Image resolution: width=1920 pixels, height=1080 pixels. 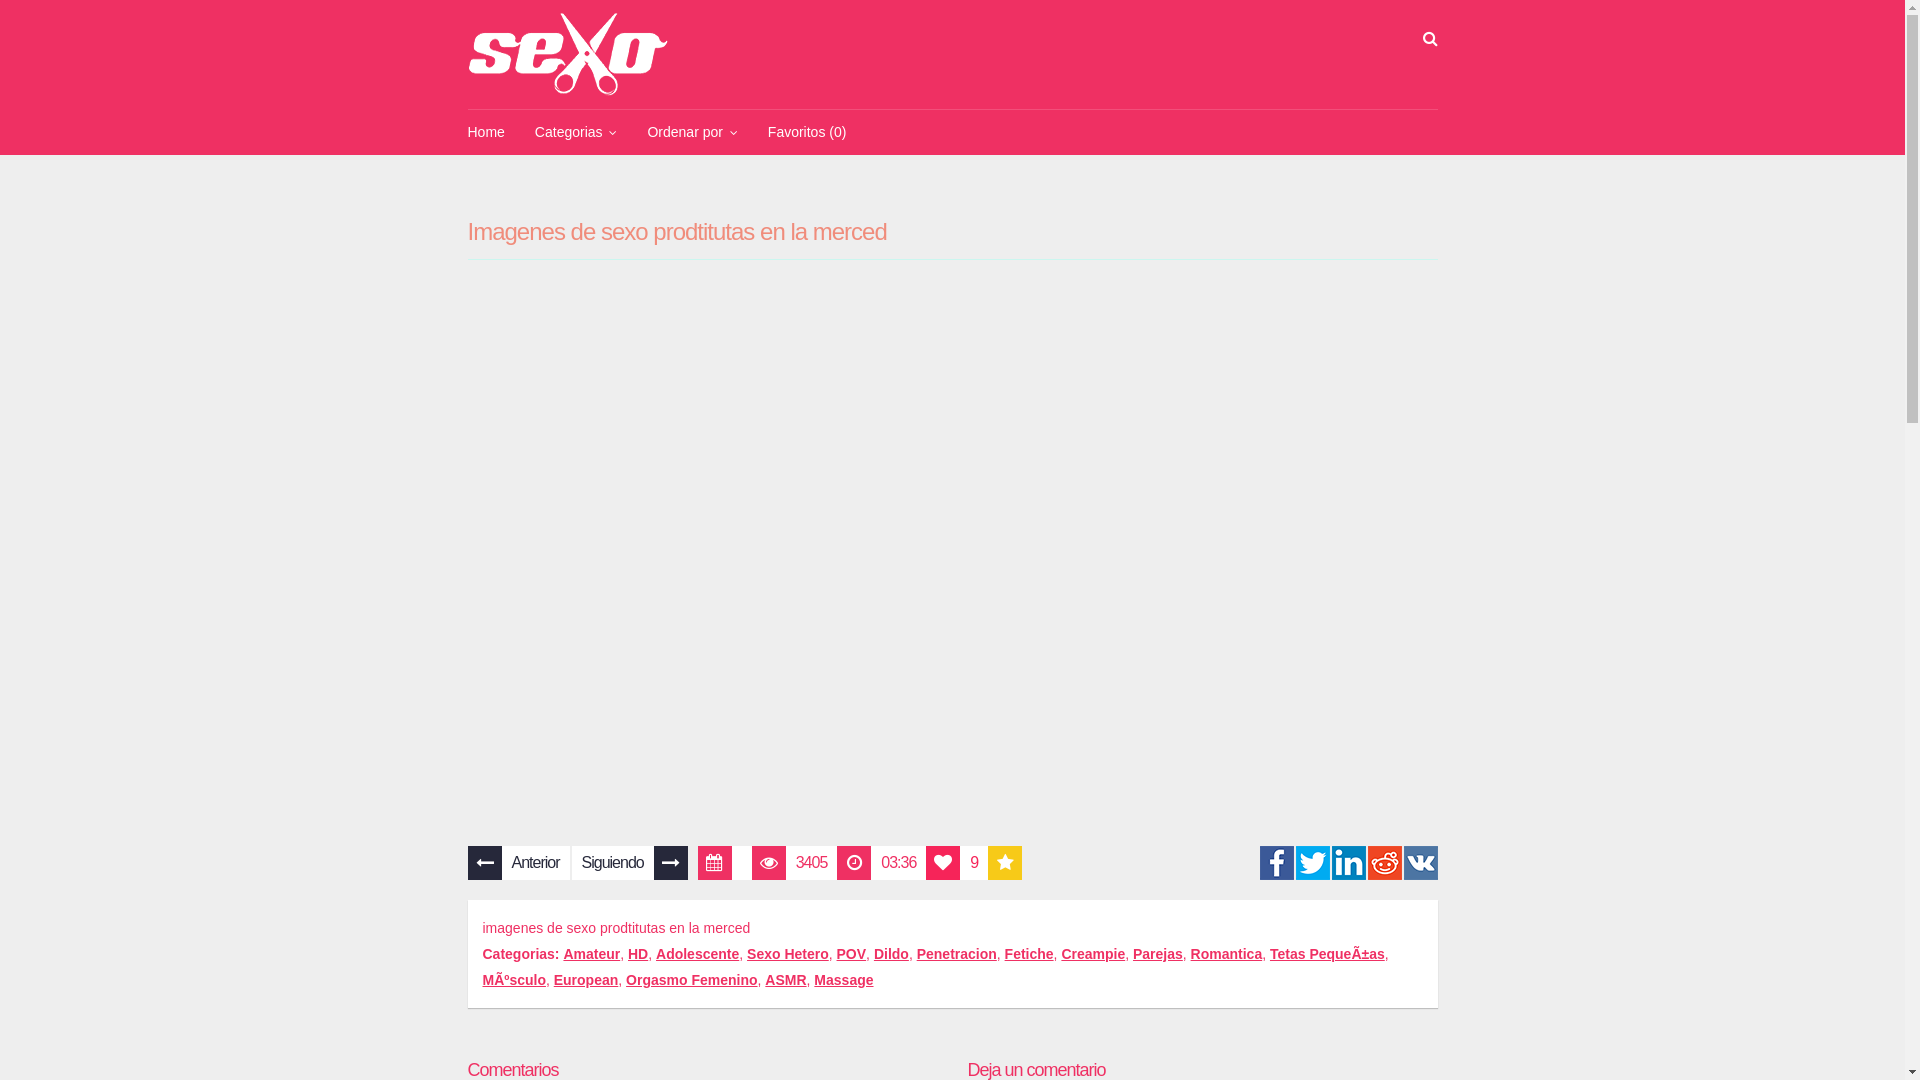 What do you see at coordinates (955, 952) in the screenshot?
I see `'Penetracion'` at bounding box center [955, 952].